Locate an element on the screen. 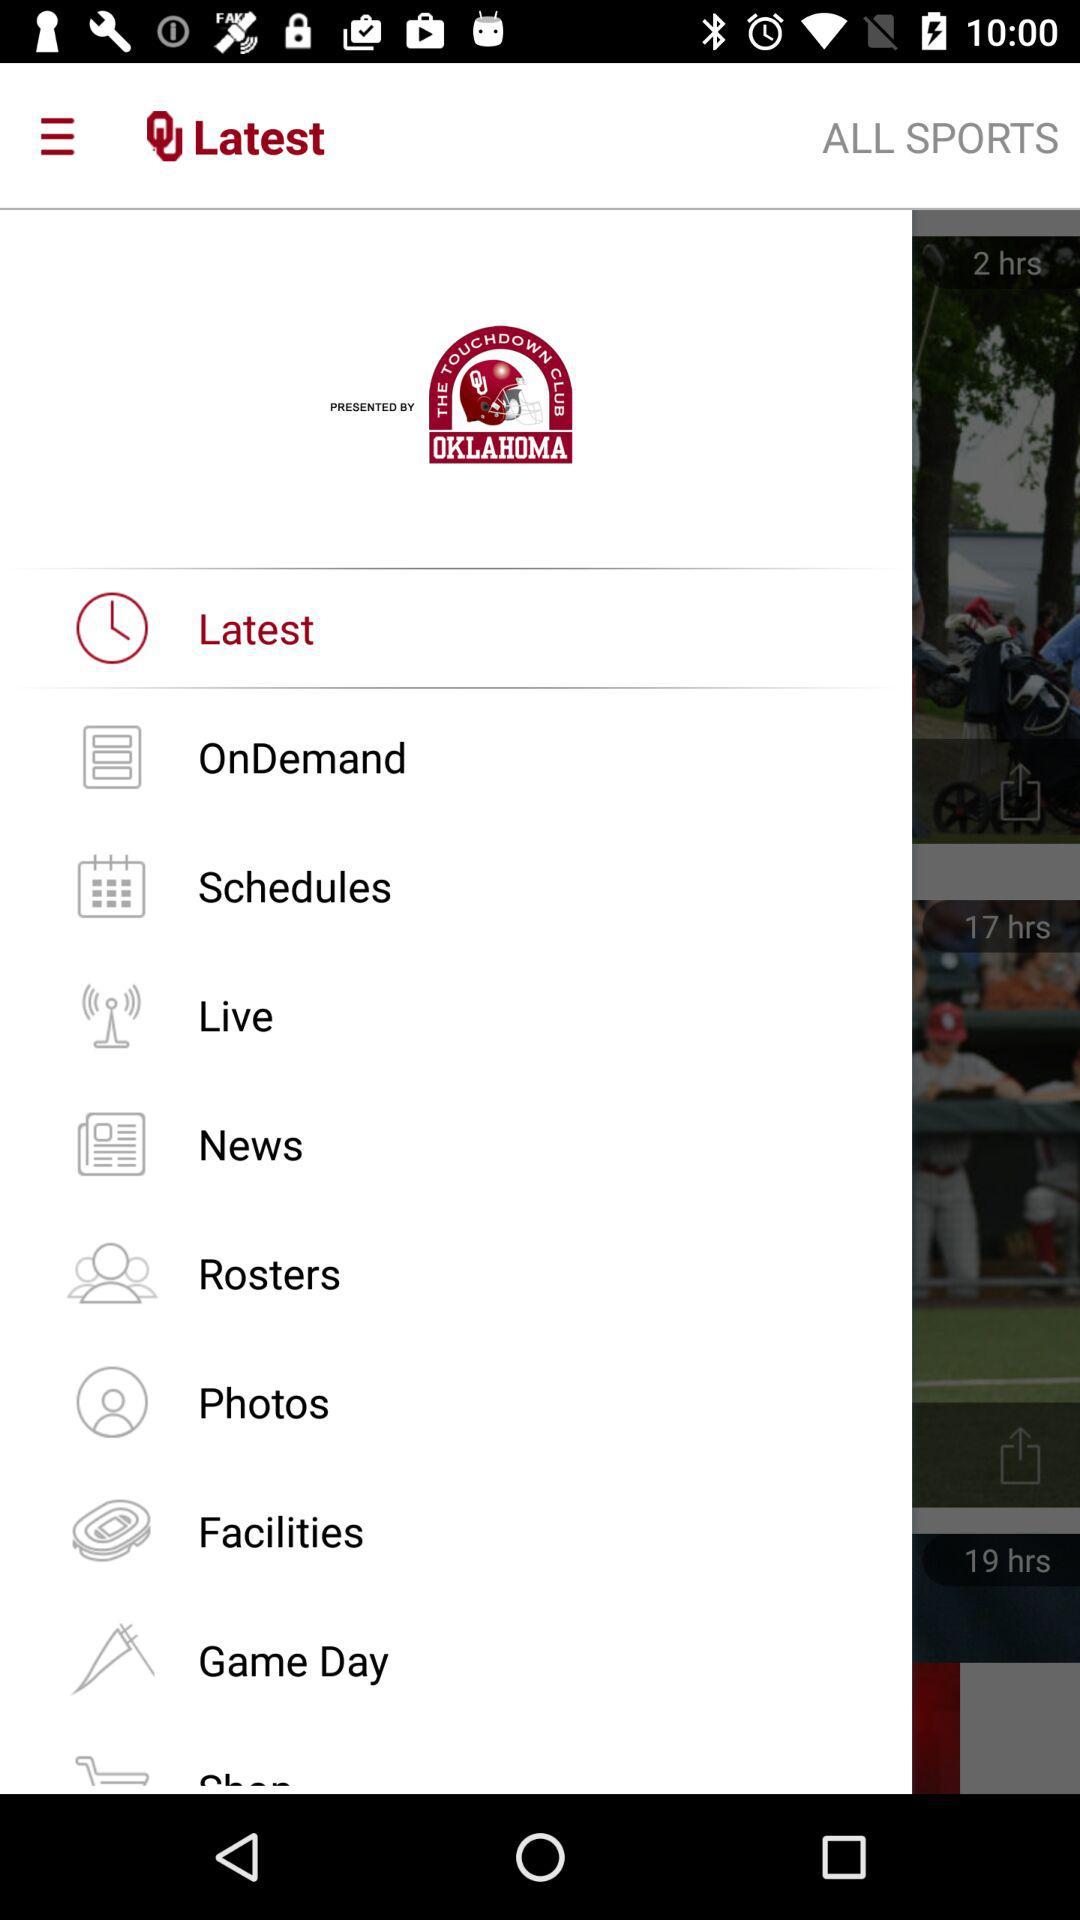 The height and width of the screenshot is (1920, 1080). the first icon below the latest is located at coordinates (111, 756).